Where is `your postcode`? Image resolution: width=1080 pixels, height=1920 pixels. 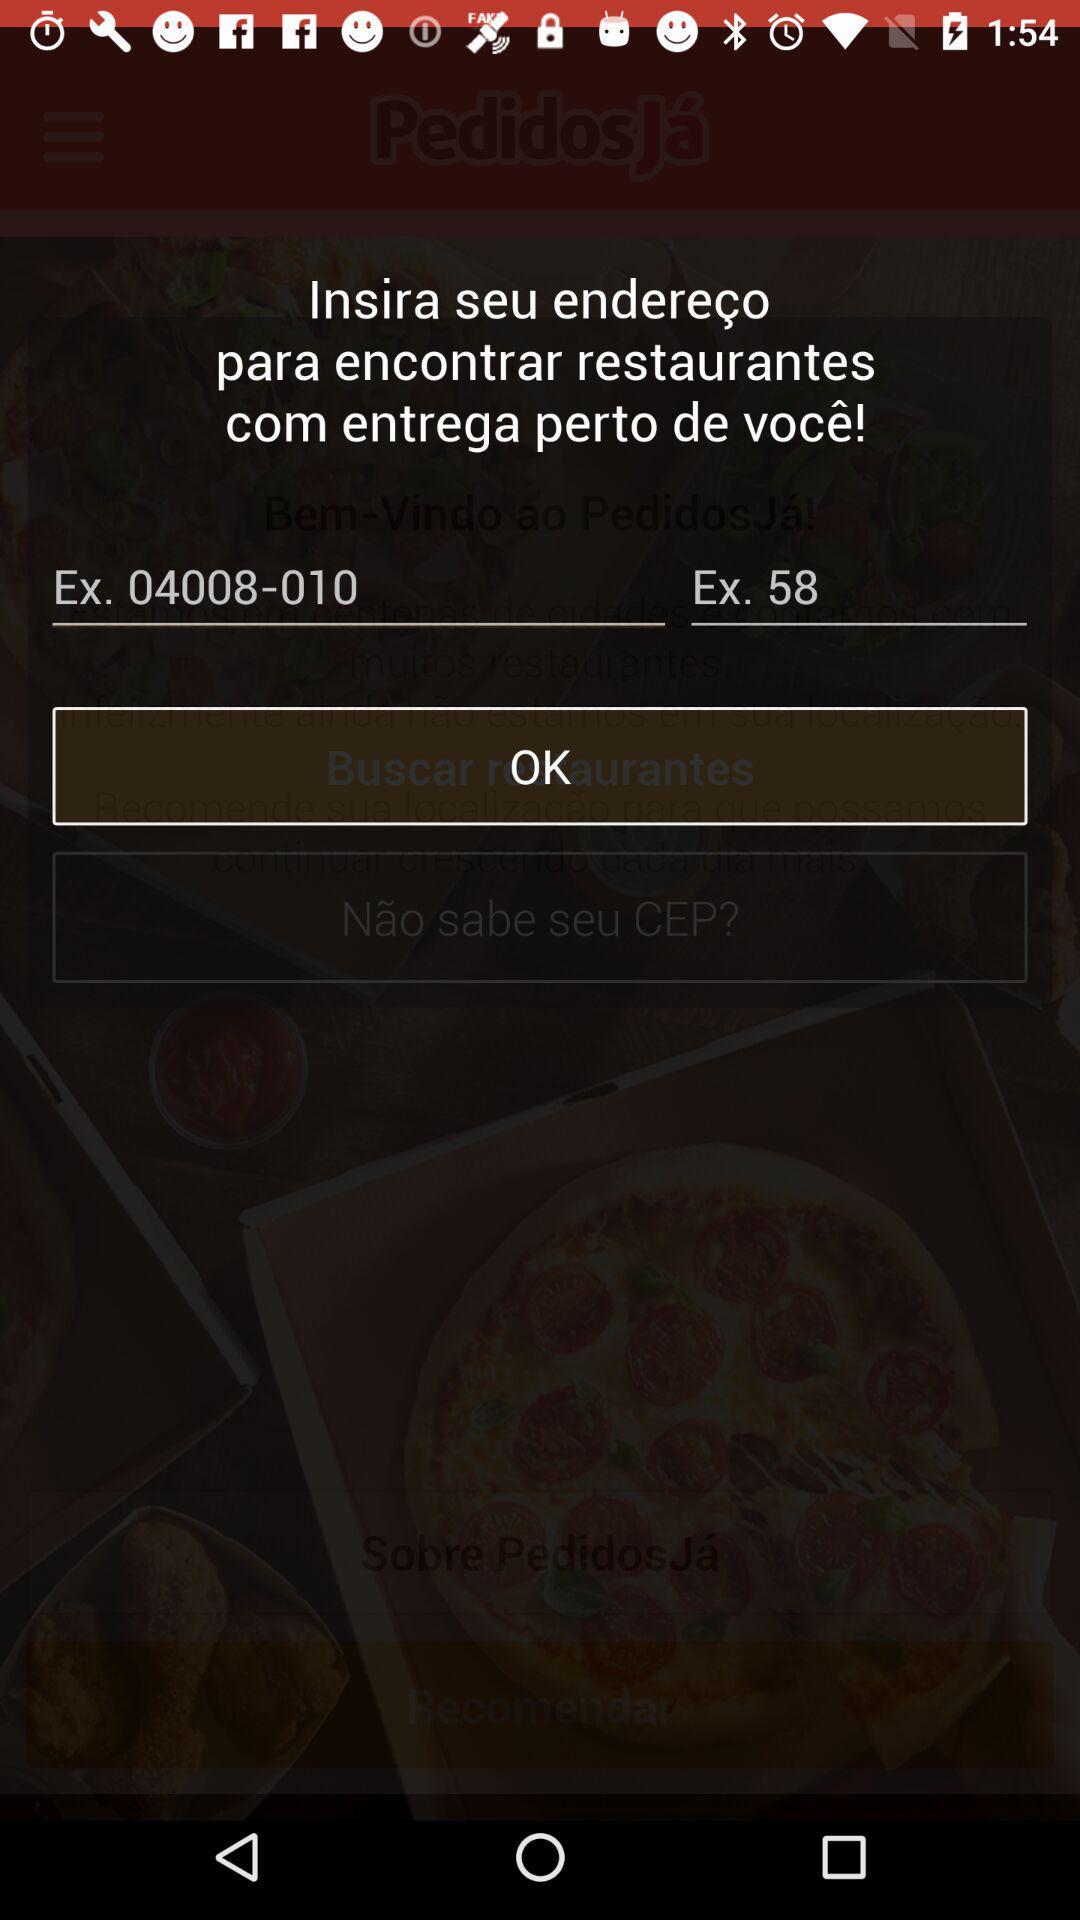 your postcode is located at coordinates (357, 563).